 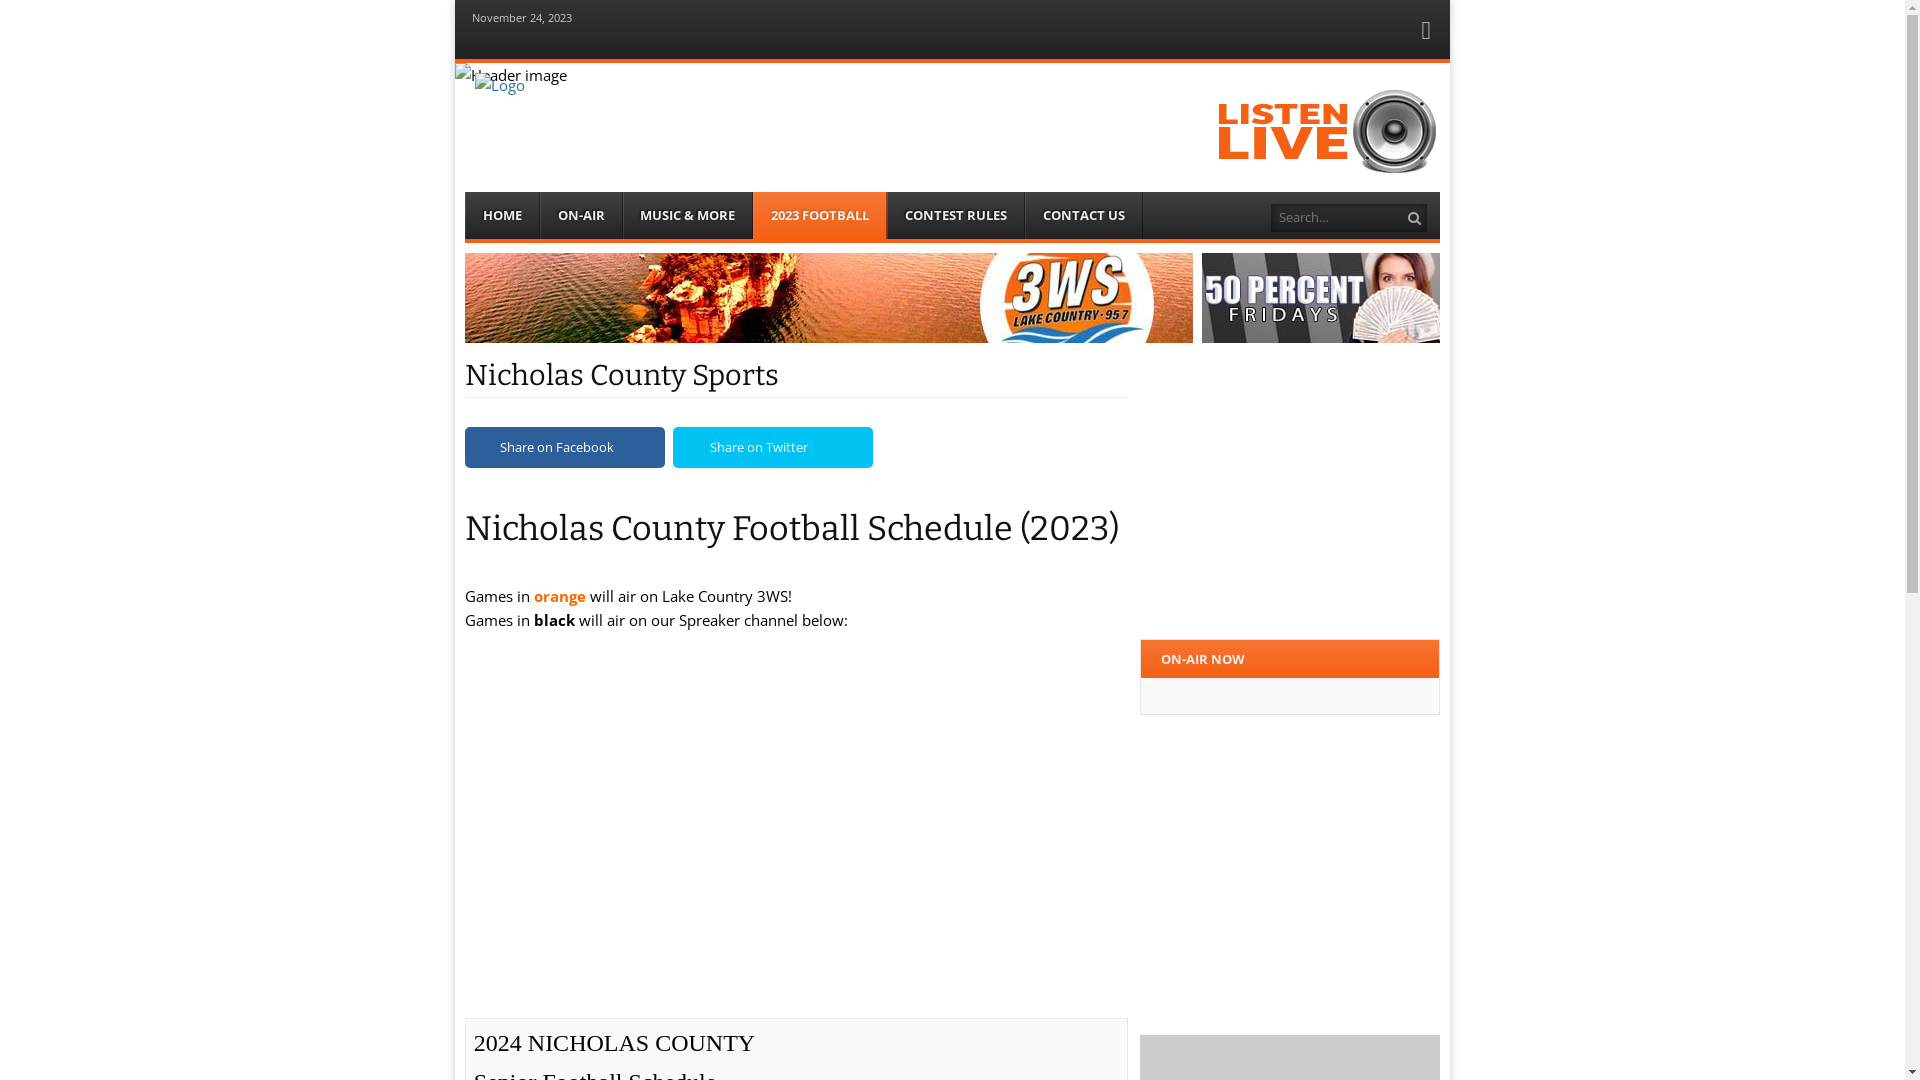 I want to click on 'MUSIC & MORE', so click(x=622, y=215).